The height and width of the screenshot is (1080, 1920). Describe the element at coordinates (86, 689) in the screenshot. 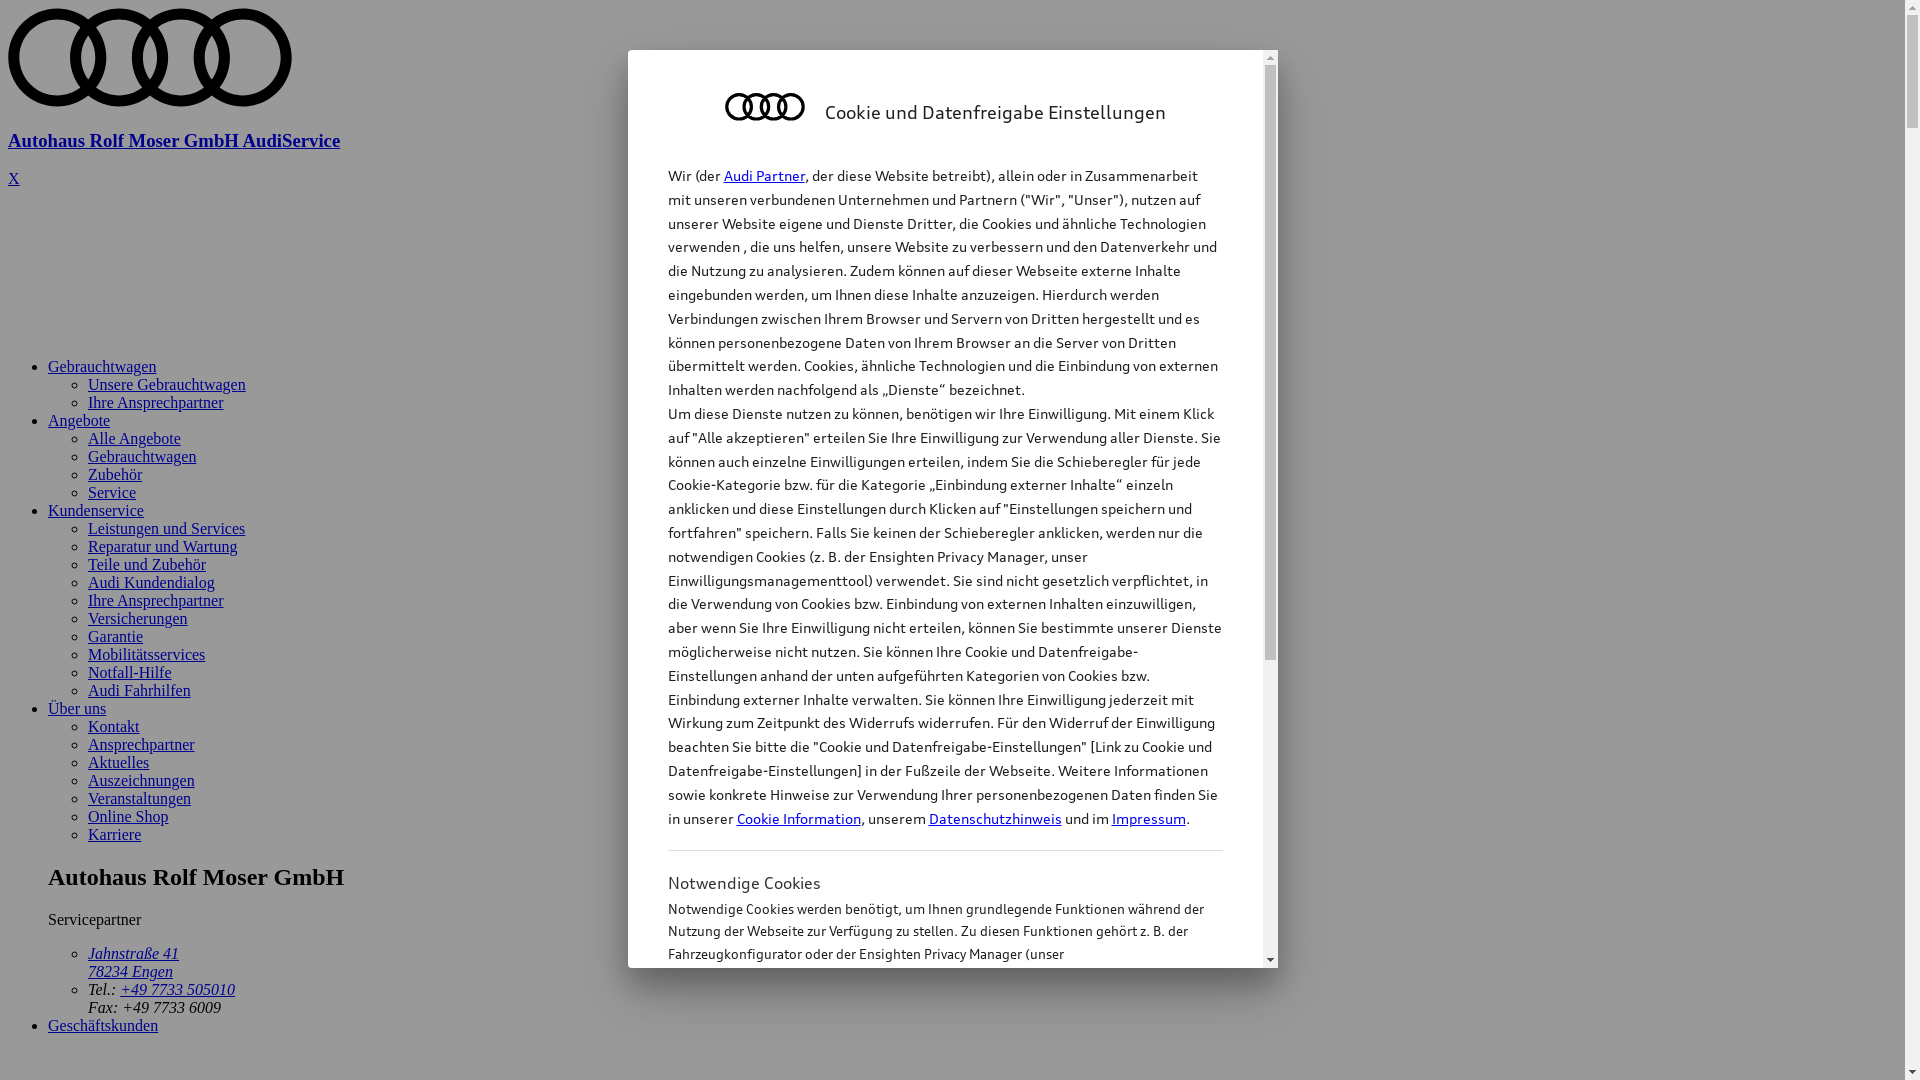

I see `'Audi Fahrhilfen'` at that location.